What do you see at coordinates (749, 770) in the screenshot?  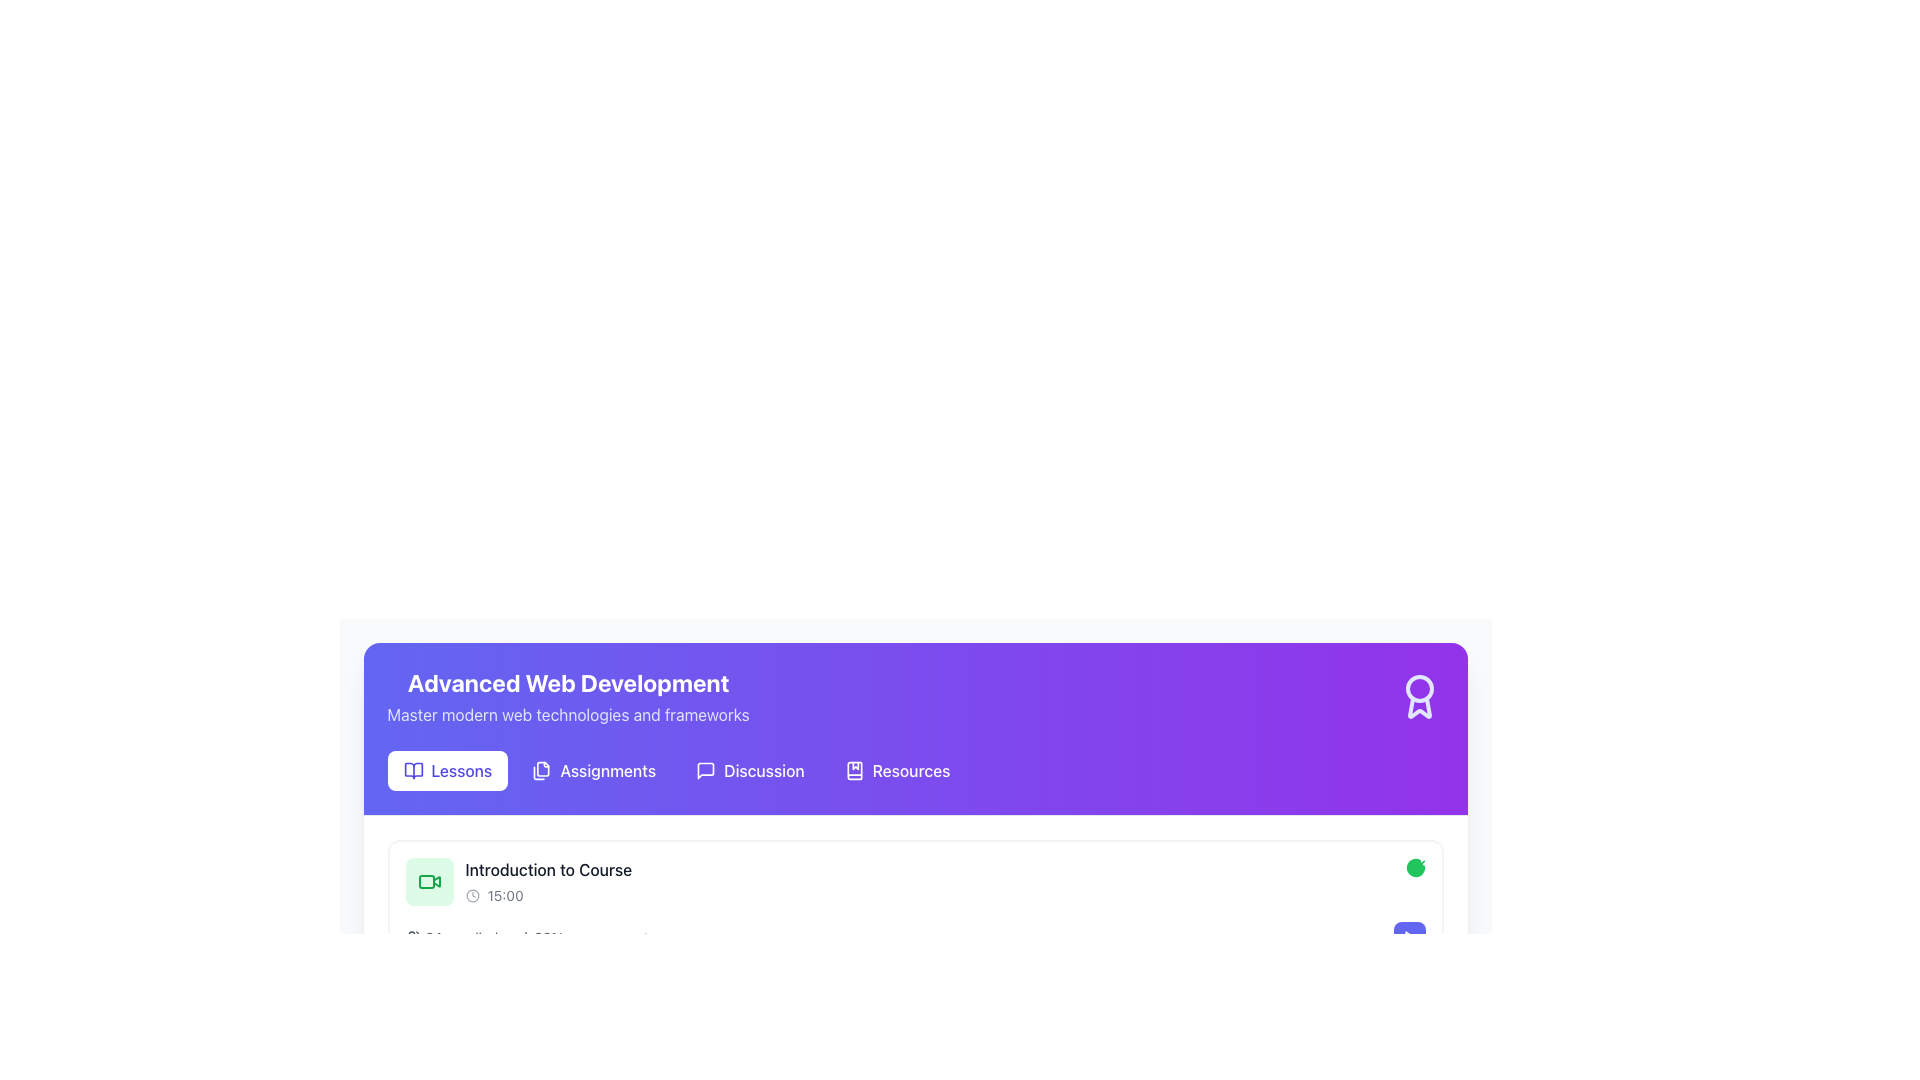 I see `the third button from the left, located between the 'Assignments' and 'Resources' buttons` at bounding box center [749, 770].